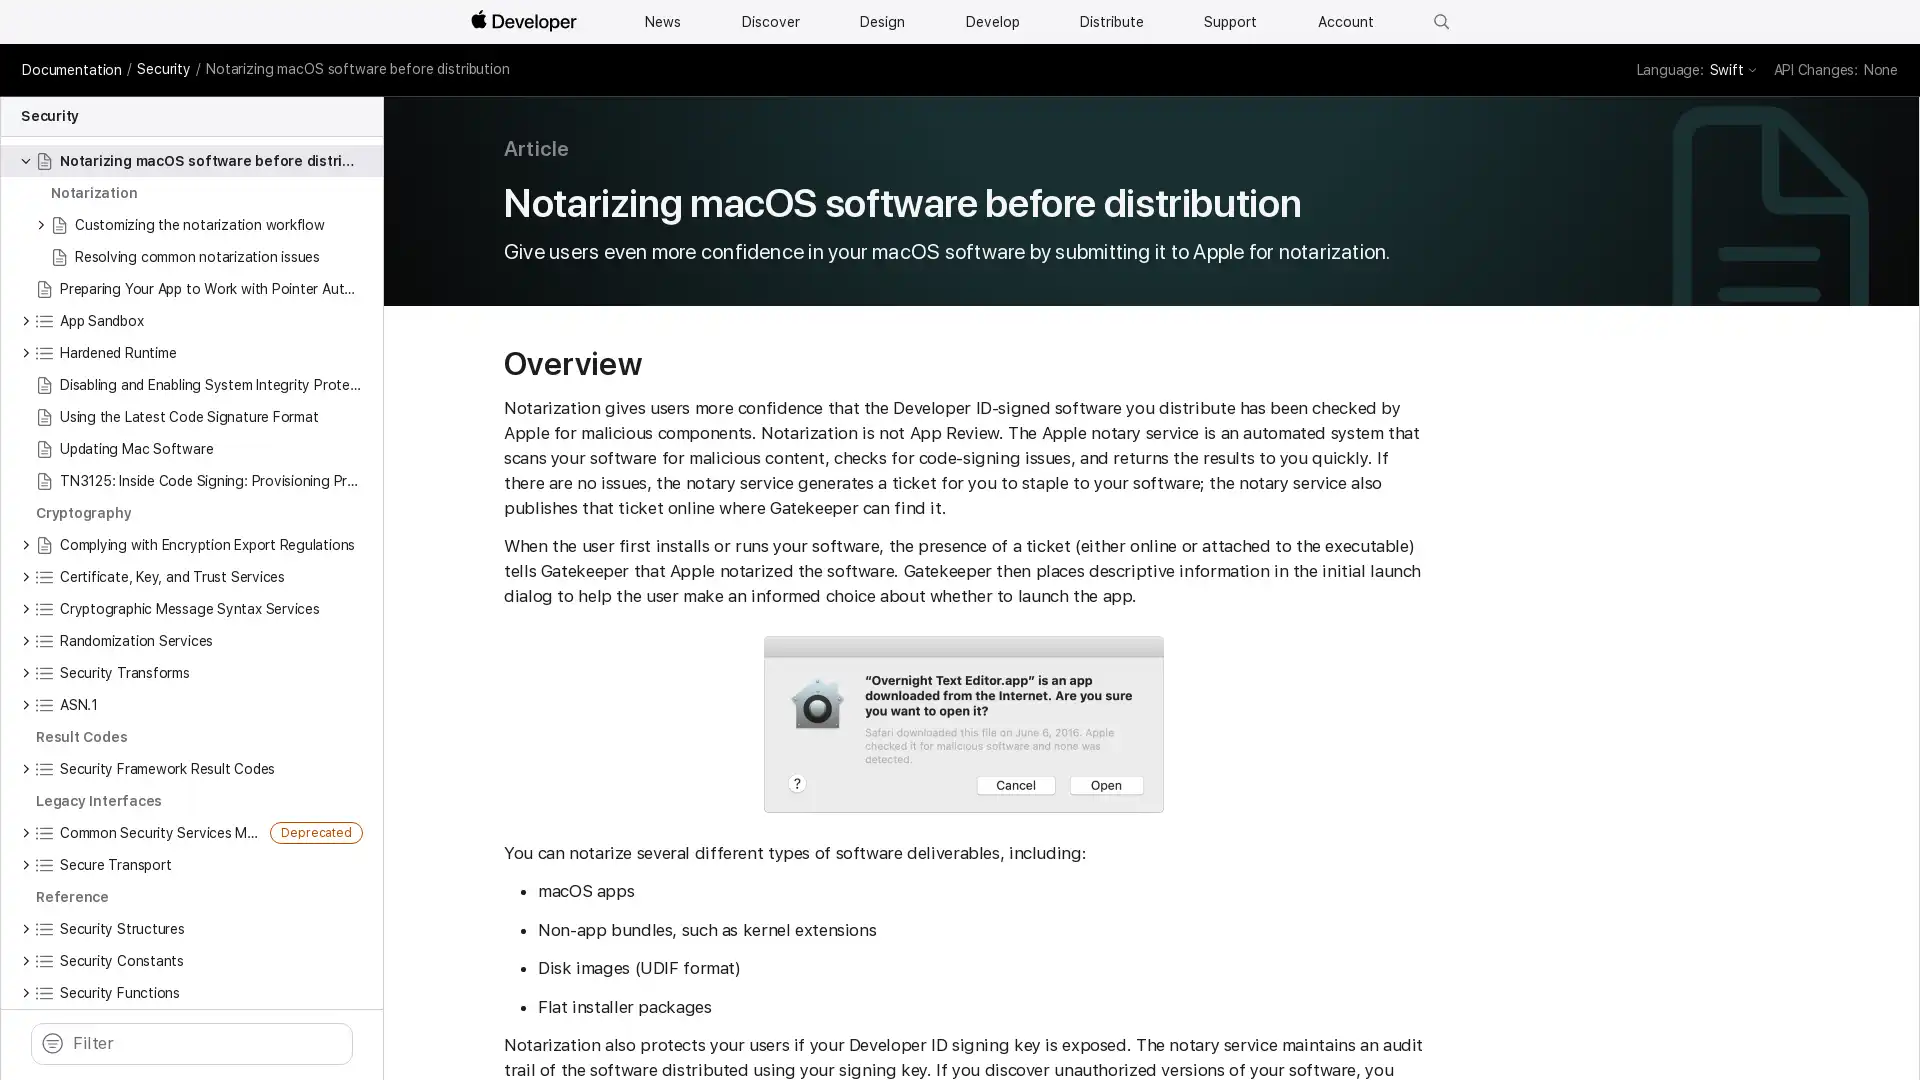 This screenshot has width=1920, height=1080. Describe the element at coordinates (23, 365) in the screenshot. I see `Hardened Runtime` at that location.